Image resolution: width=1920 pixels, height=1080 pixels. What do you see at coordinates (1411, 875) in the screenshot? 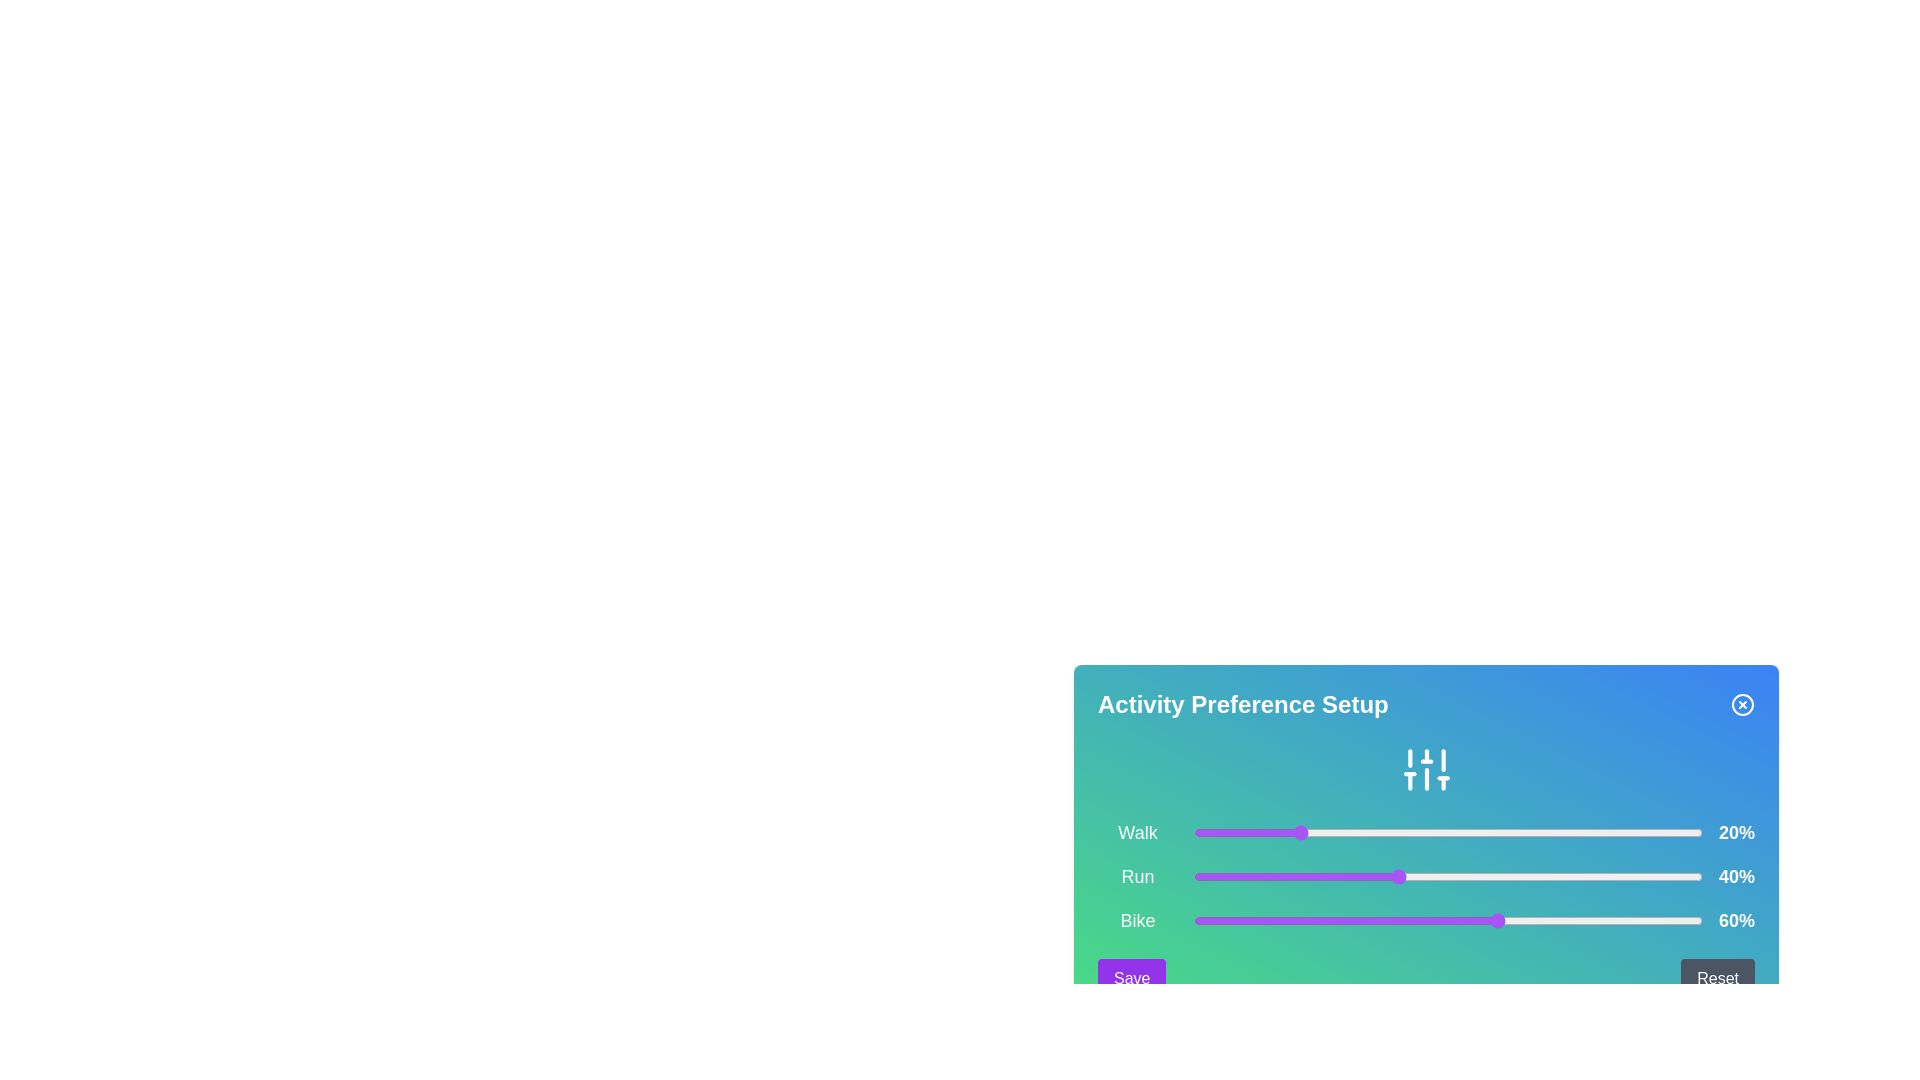
I see `the slider for 1 to 43%` at bounding box center [1411, 875].